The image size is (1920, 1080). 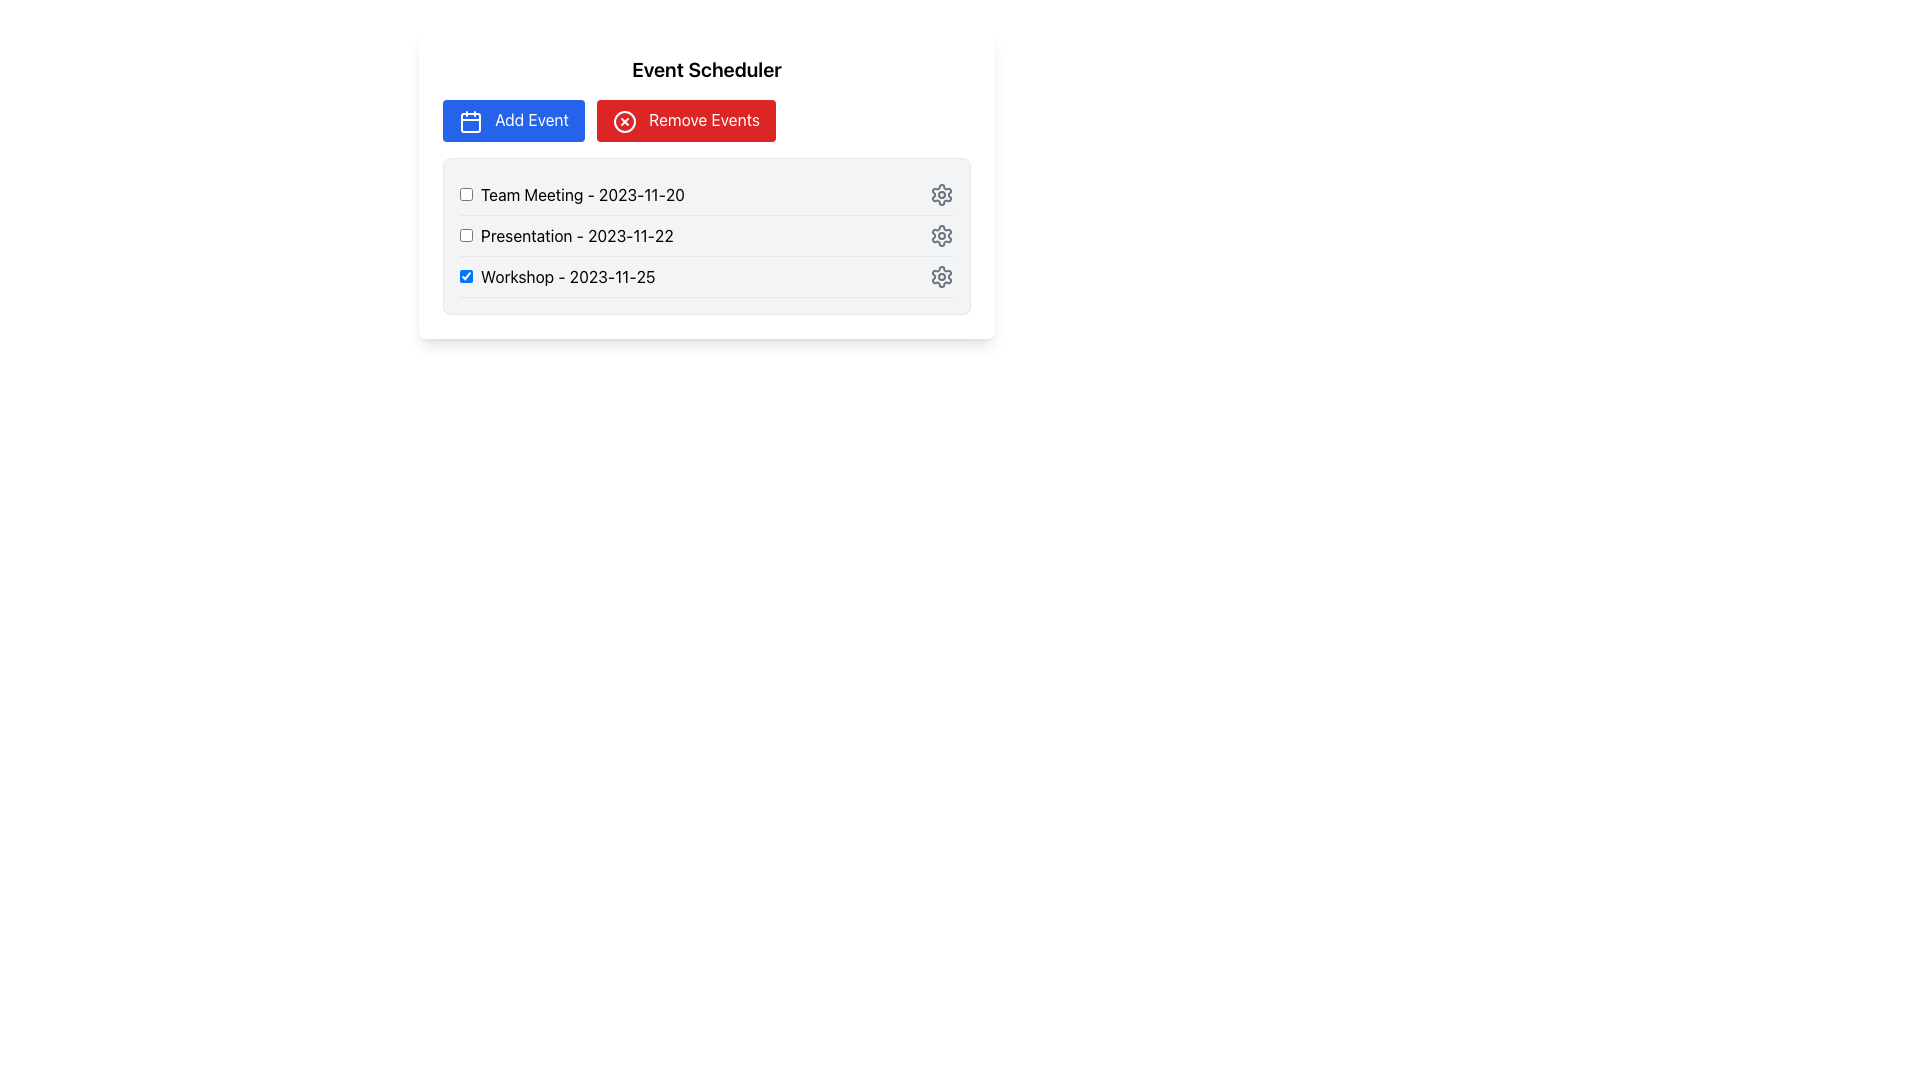 What do you see at coordinates (567, 276) in the screenshot?
I see `the static text label displaying 'Workshop - 2023-11-25' which is the last line in the event list within the 'Event Scheduler' section` at bounding box center [567, 276].